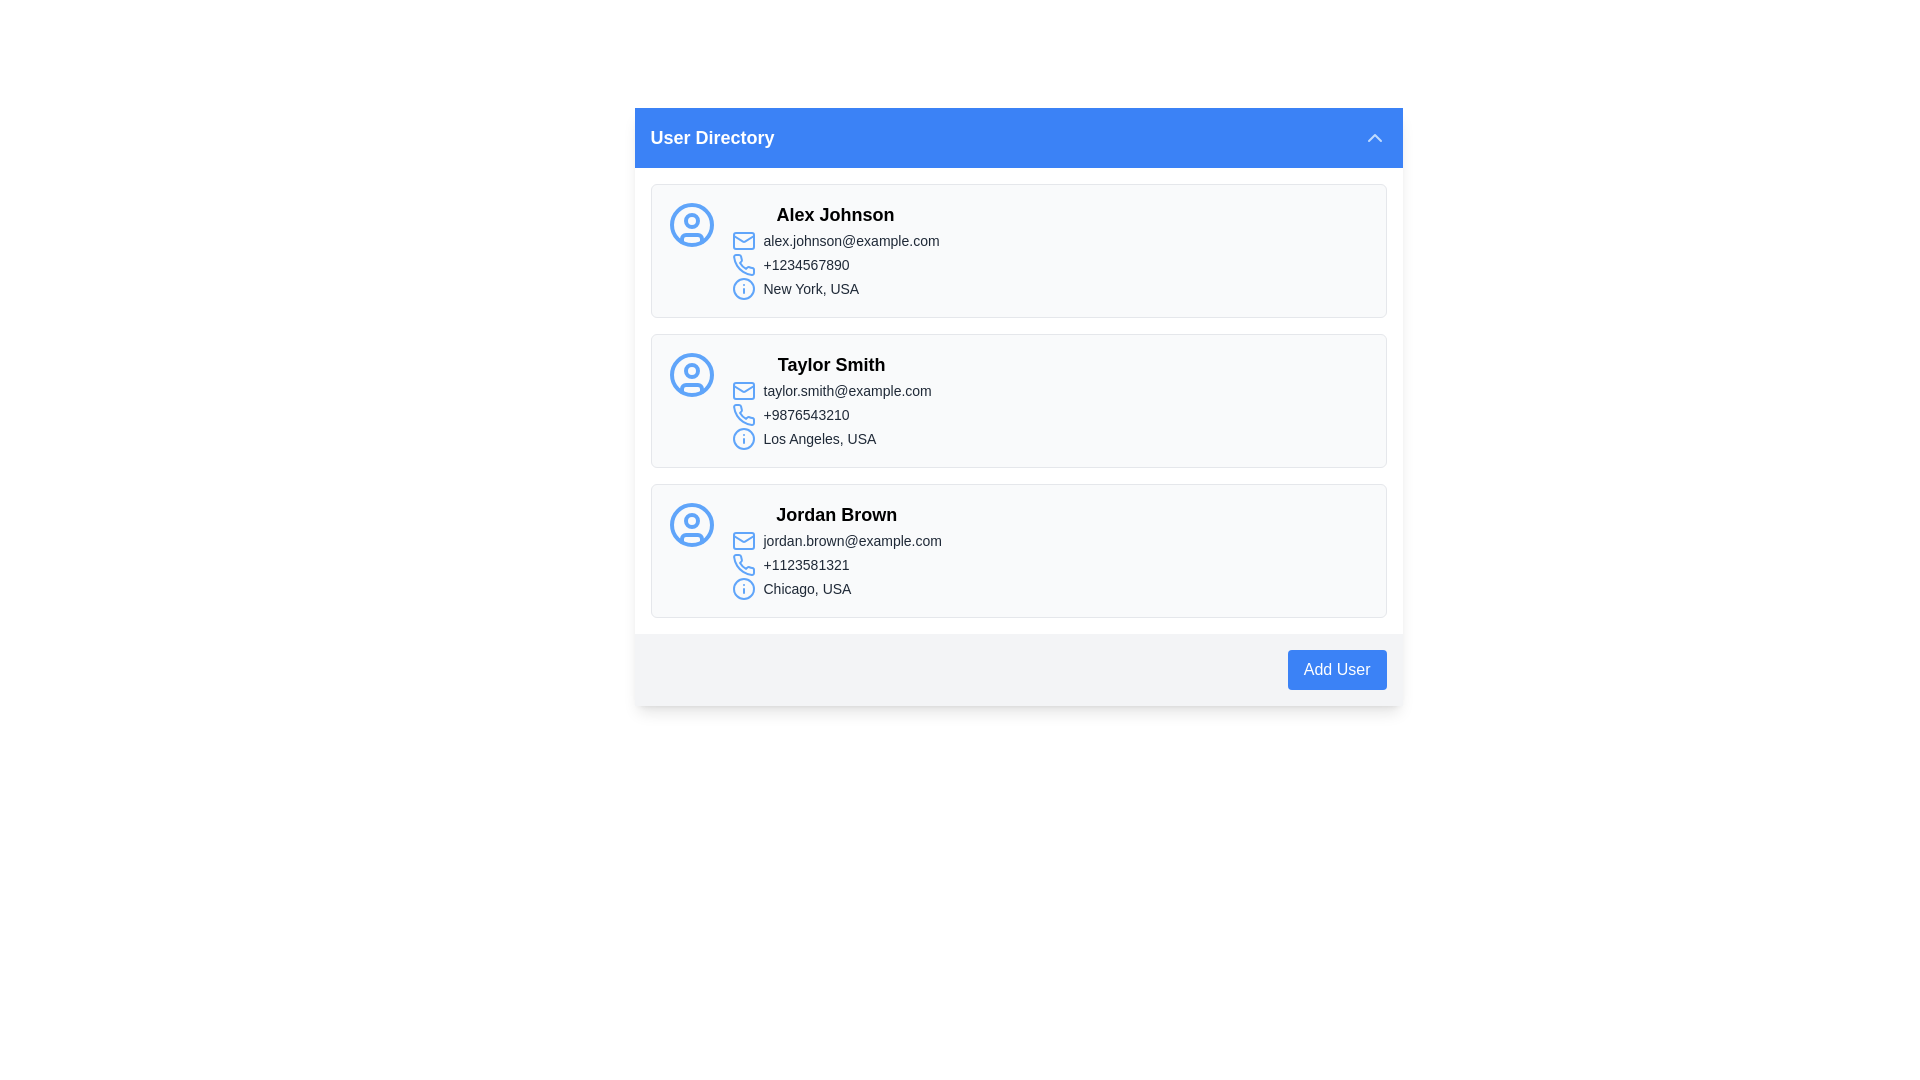 This screenshot has height=1080, width=1920. I want to click on the graphic icon representing Alex Johnson's profile, located in the top-left corner of the user card within the user directory, so click(691, 224).